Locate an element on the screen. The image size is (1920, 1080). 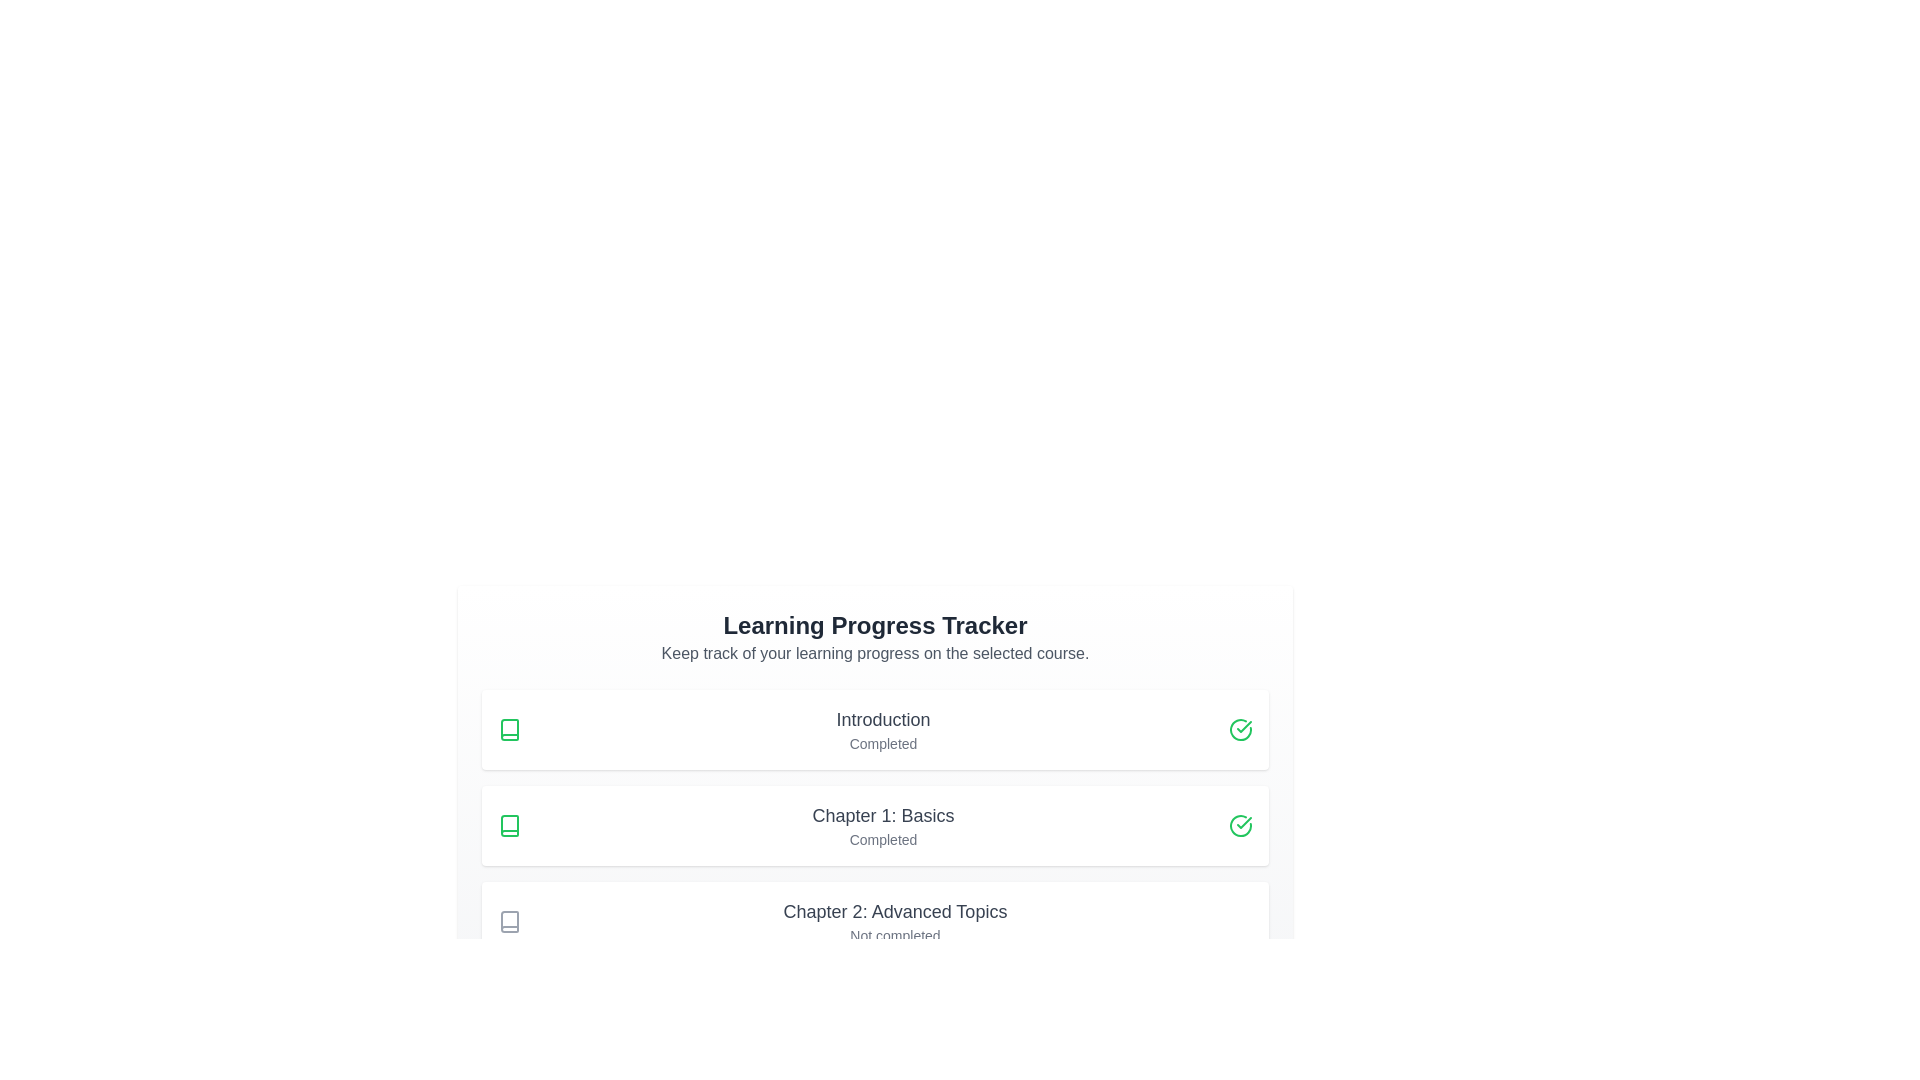
the informational card that displays the heading 'Chapter 2: Advanced Topics' and the caption 'Not completed', located below 'Chapter 1: Basics' in the learning progress tracker is located at coordinates (894, 921).